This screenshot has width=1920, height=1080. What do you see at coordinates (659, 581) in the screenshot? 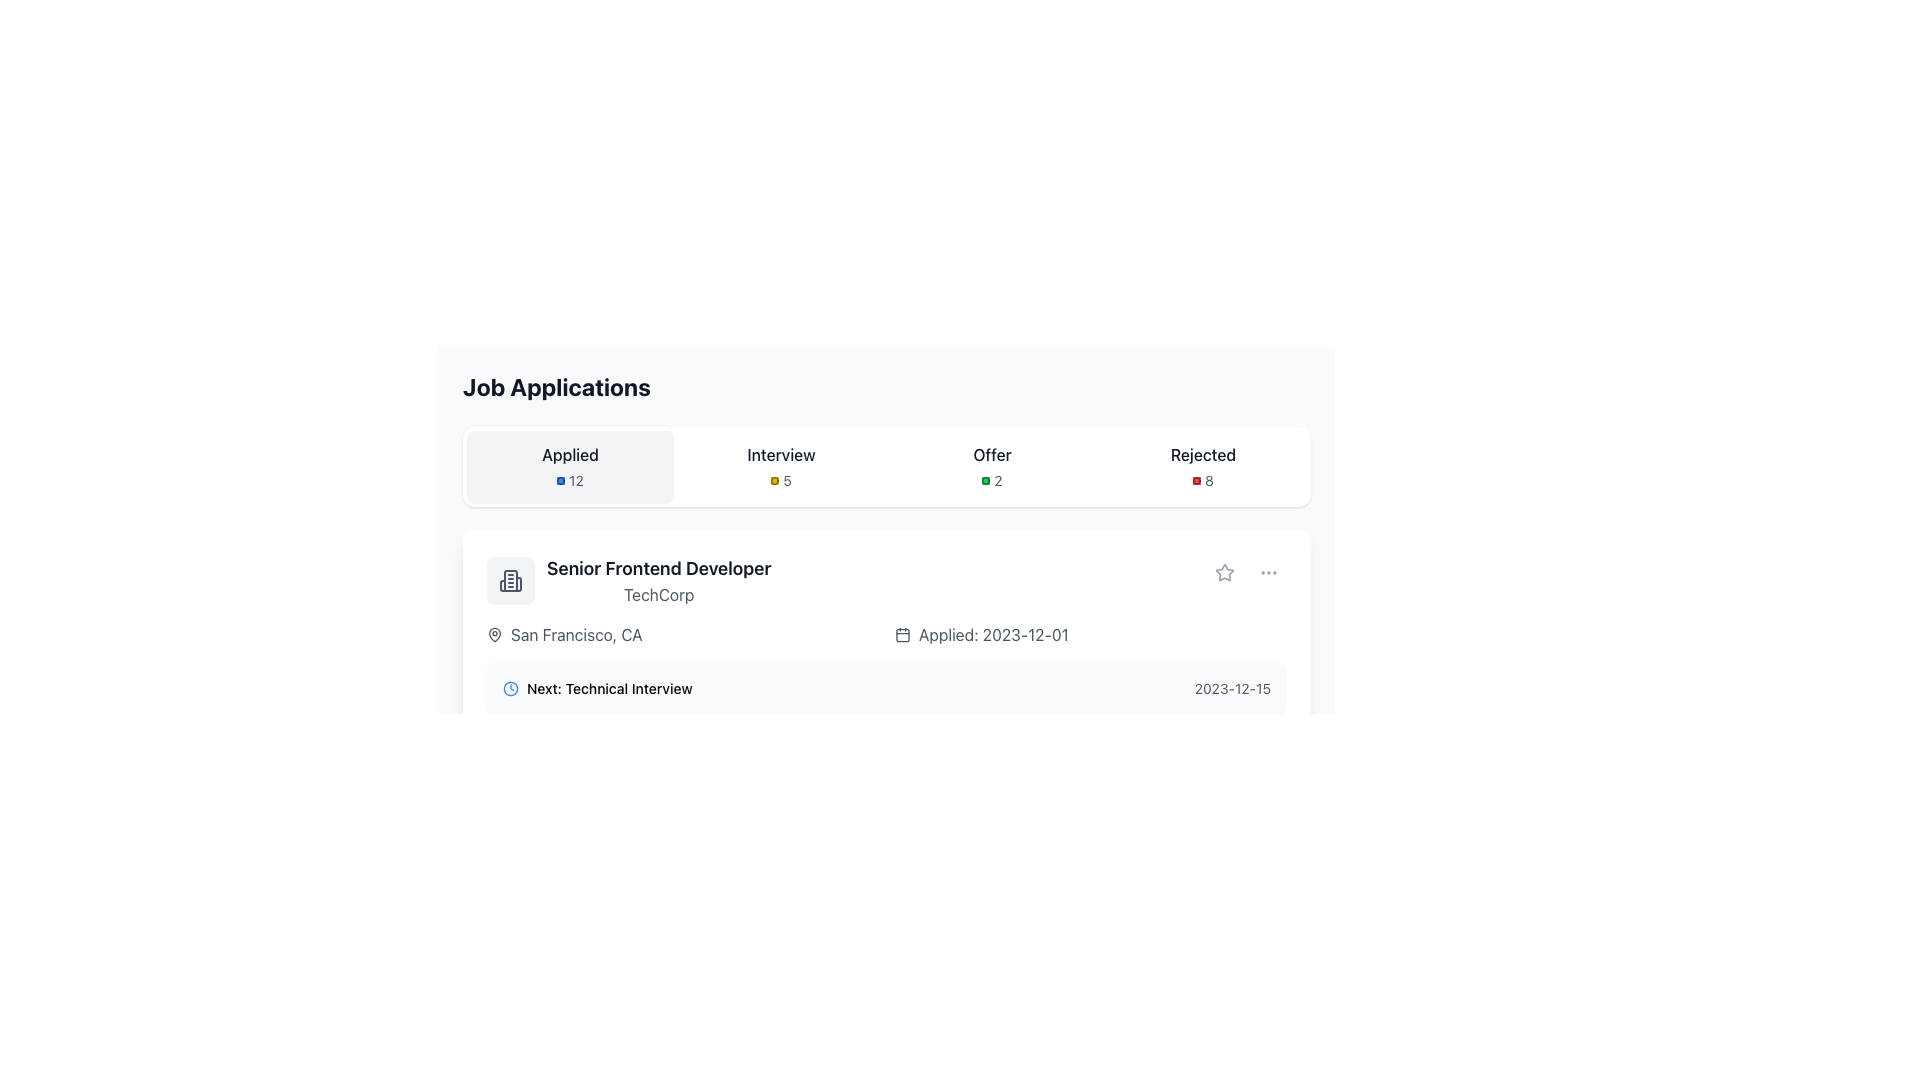
I see `the Text Display element which shows 'Senior Frontend Developer' and 'TechCorp', positioned centrally in the list item` at bounding box center [659, 581].